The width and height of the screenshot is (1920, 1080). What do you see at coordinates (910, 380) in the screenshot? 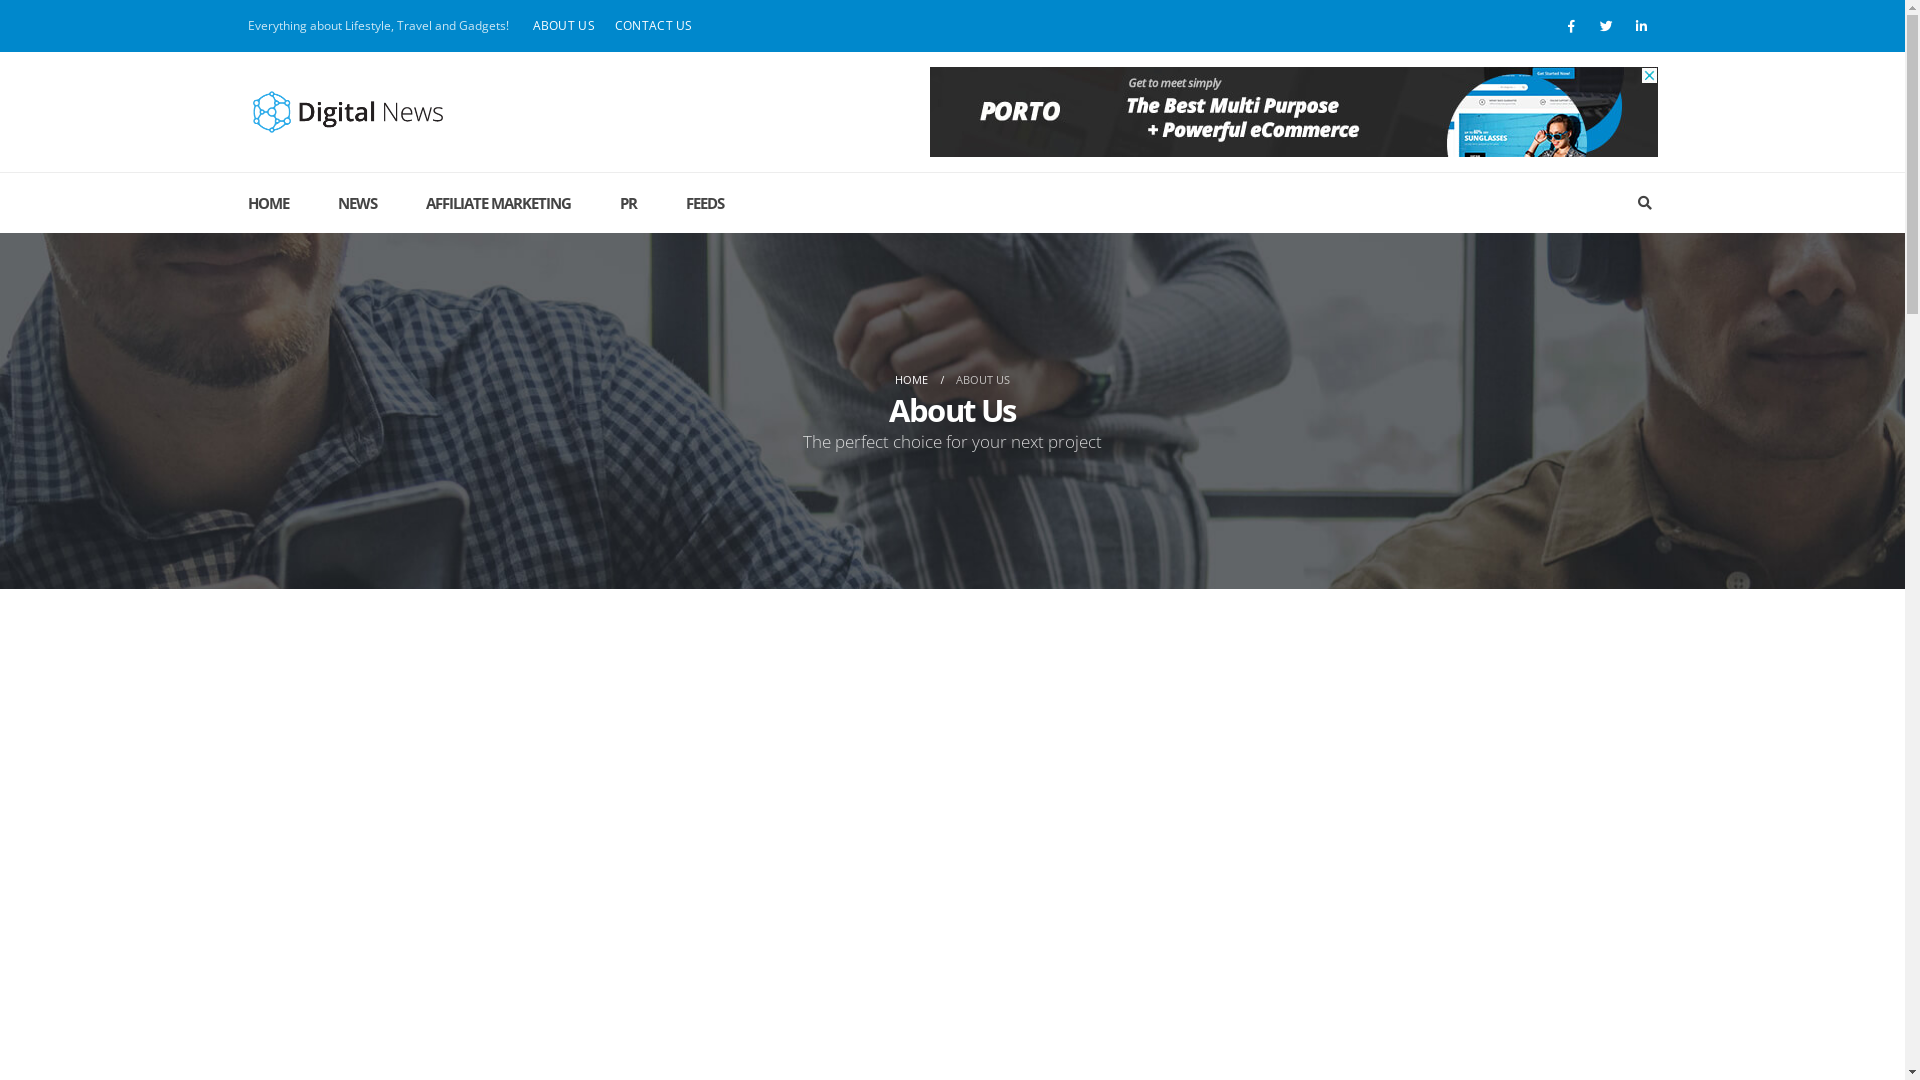
I see `'HOME'` at bounding box center [910, 380].